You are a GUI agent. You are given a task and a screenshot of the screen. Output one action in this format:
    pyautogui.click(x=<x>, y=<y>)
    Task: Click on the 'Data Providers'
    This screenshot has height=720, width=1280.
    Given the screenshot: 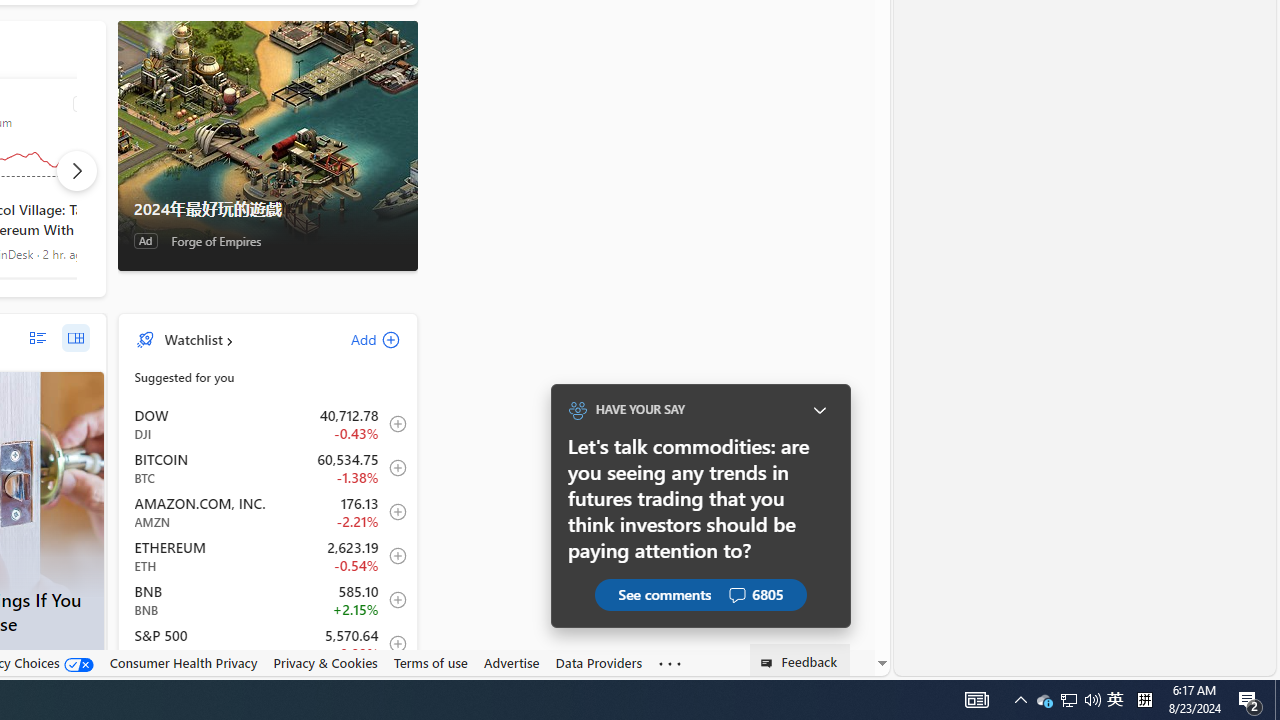 What is the action you would take?
    pyautogui.click(x=598, y=663)
    